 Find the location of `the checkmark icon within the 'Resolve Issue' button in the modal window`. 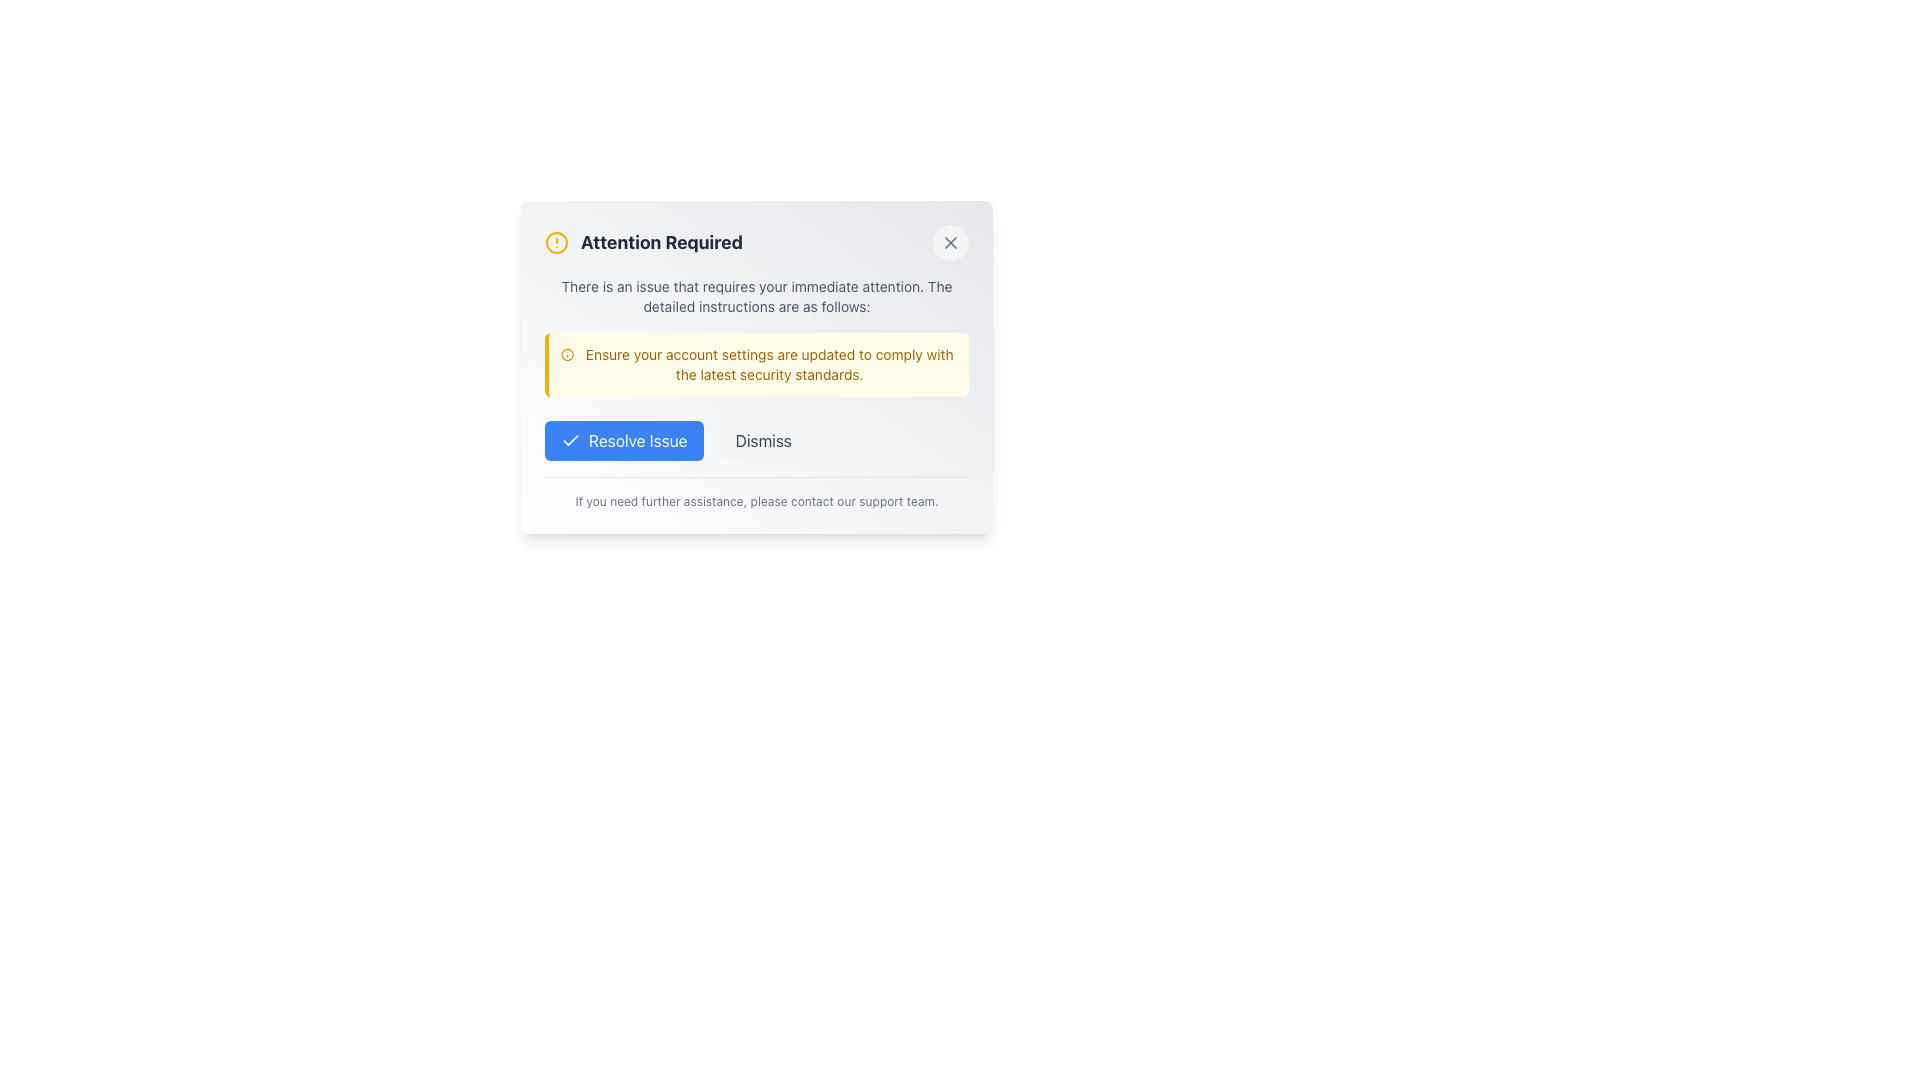

the checkmark icon within the 'Resolve Issue' button in the modal window is located at coordinates (570, 438).